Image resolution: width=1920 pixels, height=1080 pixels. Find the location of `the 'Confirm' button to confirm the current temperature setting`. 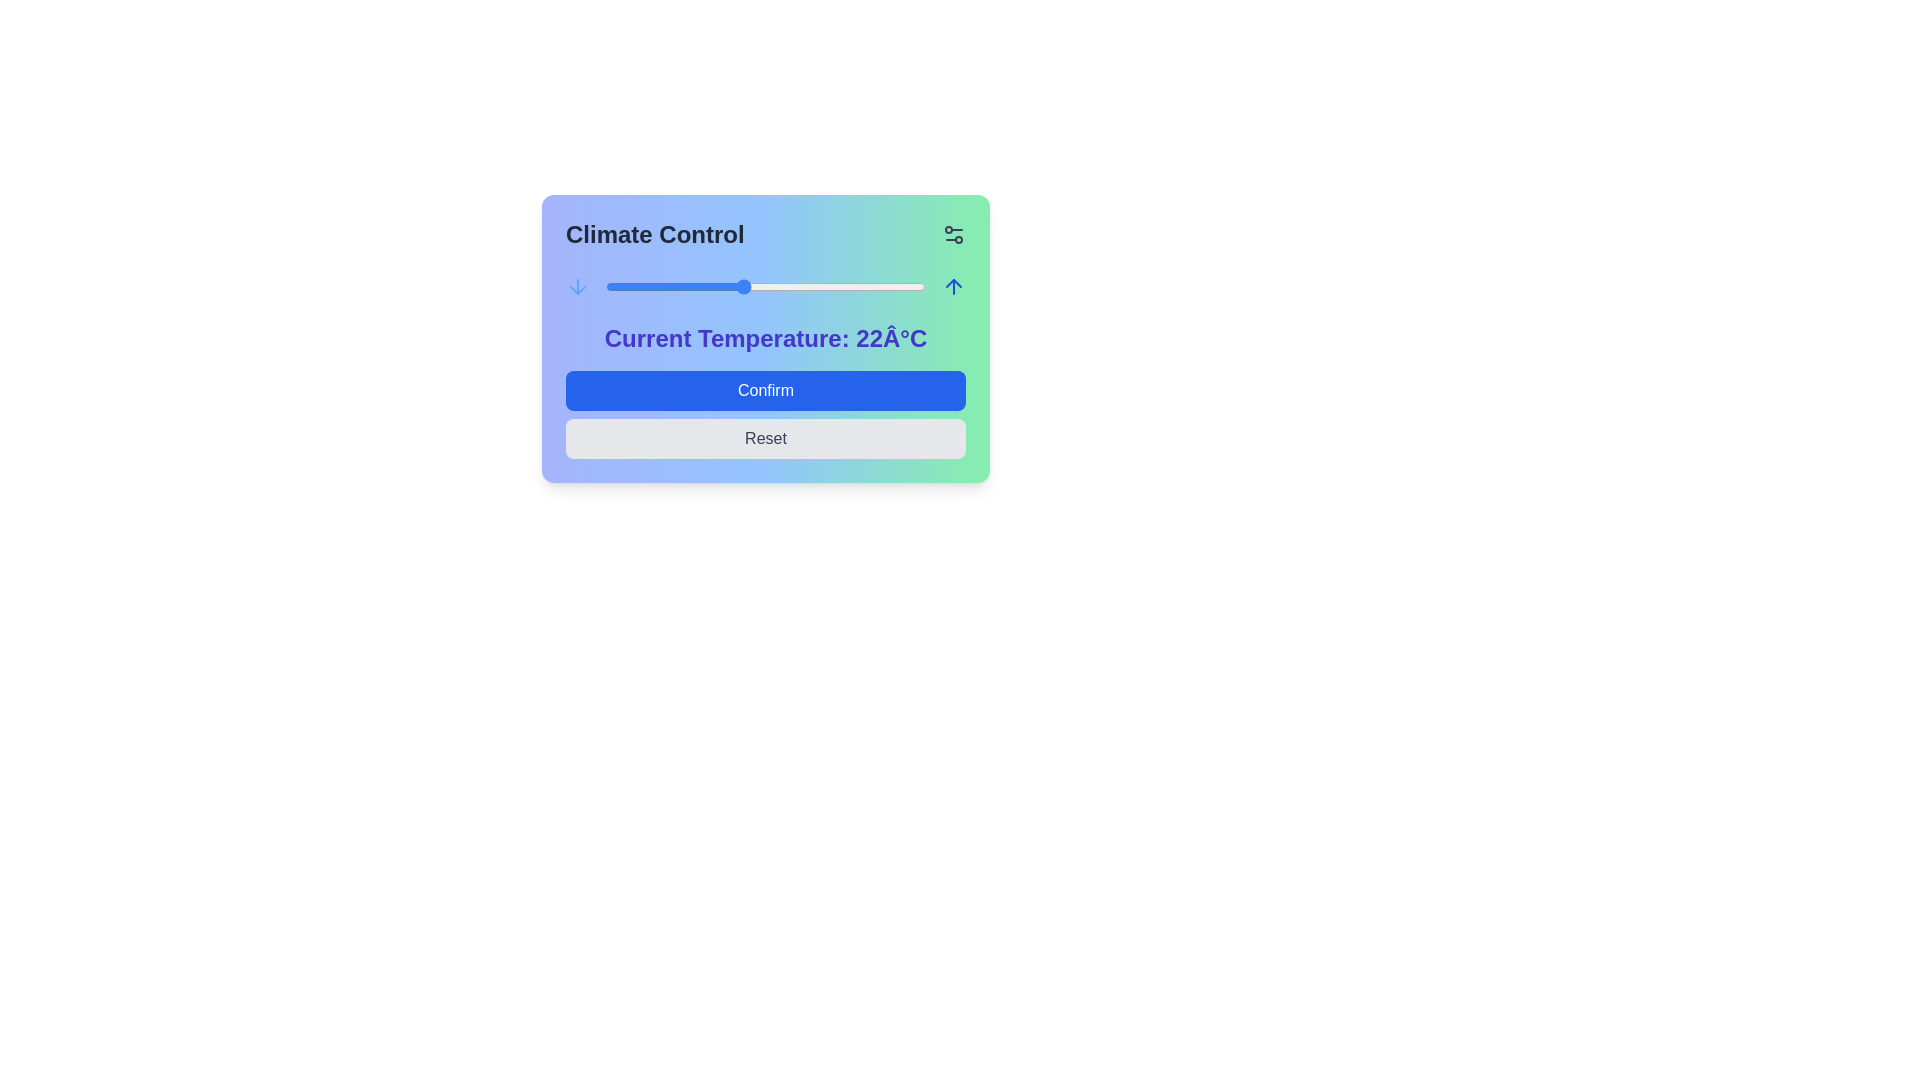

the 'Confirm' button to confirm the current temperature setting is located at coordinates (765, 390).